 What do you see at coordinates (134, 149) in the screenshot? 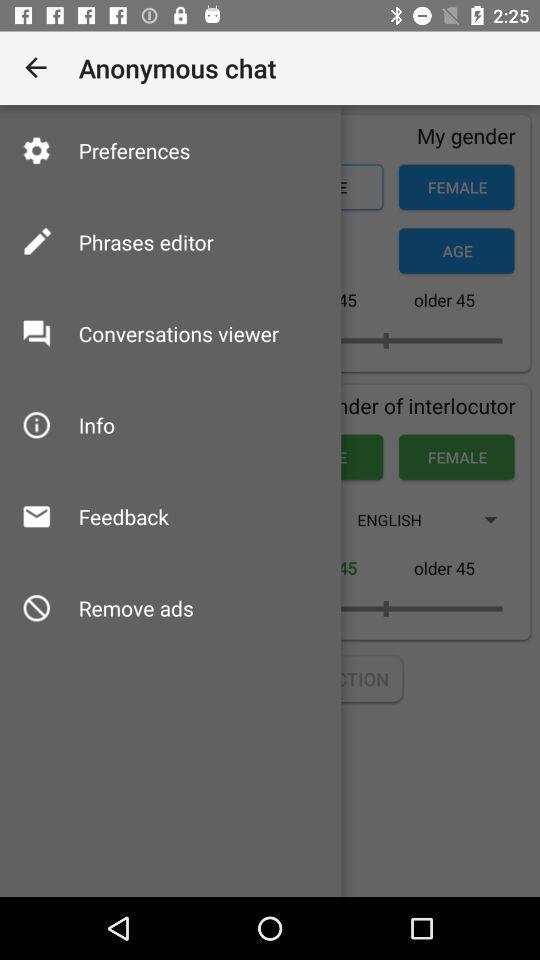
I see `preferences icon` at bounding box center [134, 149].